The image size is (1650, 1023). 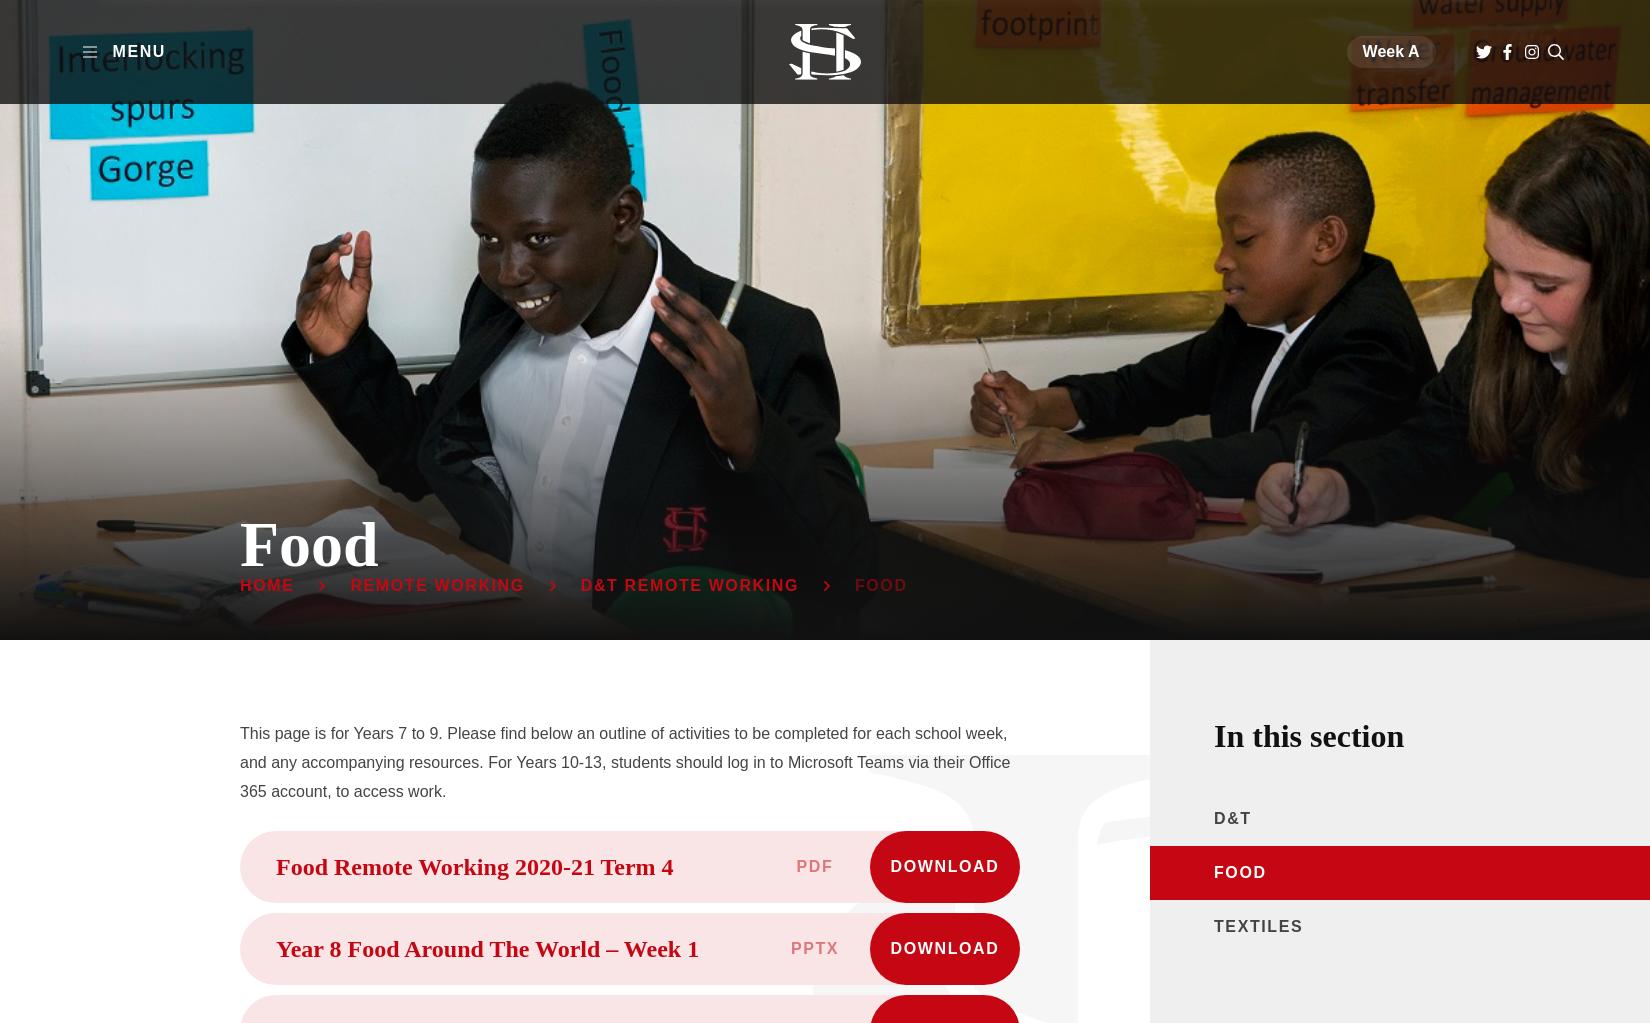 I want to click on 'Headteacher's Welcome', so click(x=892, y=285).